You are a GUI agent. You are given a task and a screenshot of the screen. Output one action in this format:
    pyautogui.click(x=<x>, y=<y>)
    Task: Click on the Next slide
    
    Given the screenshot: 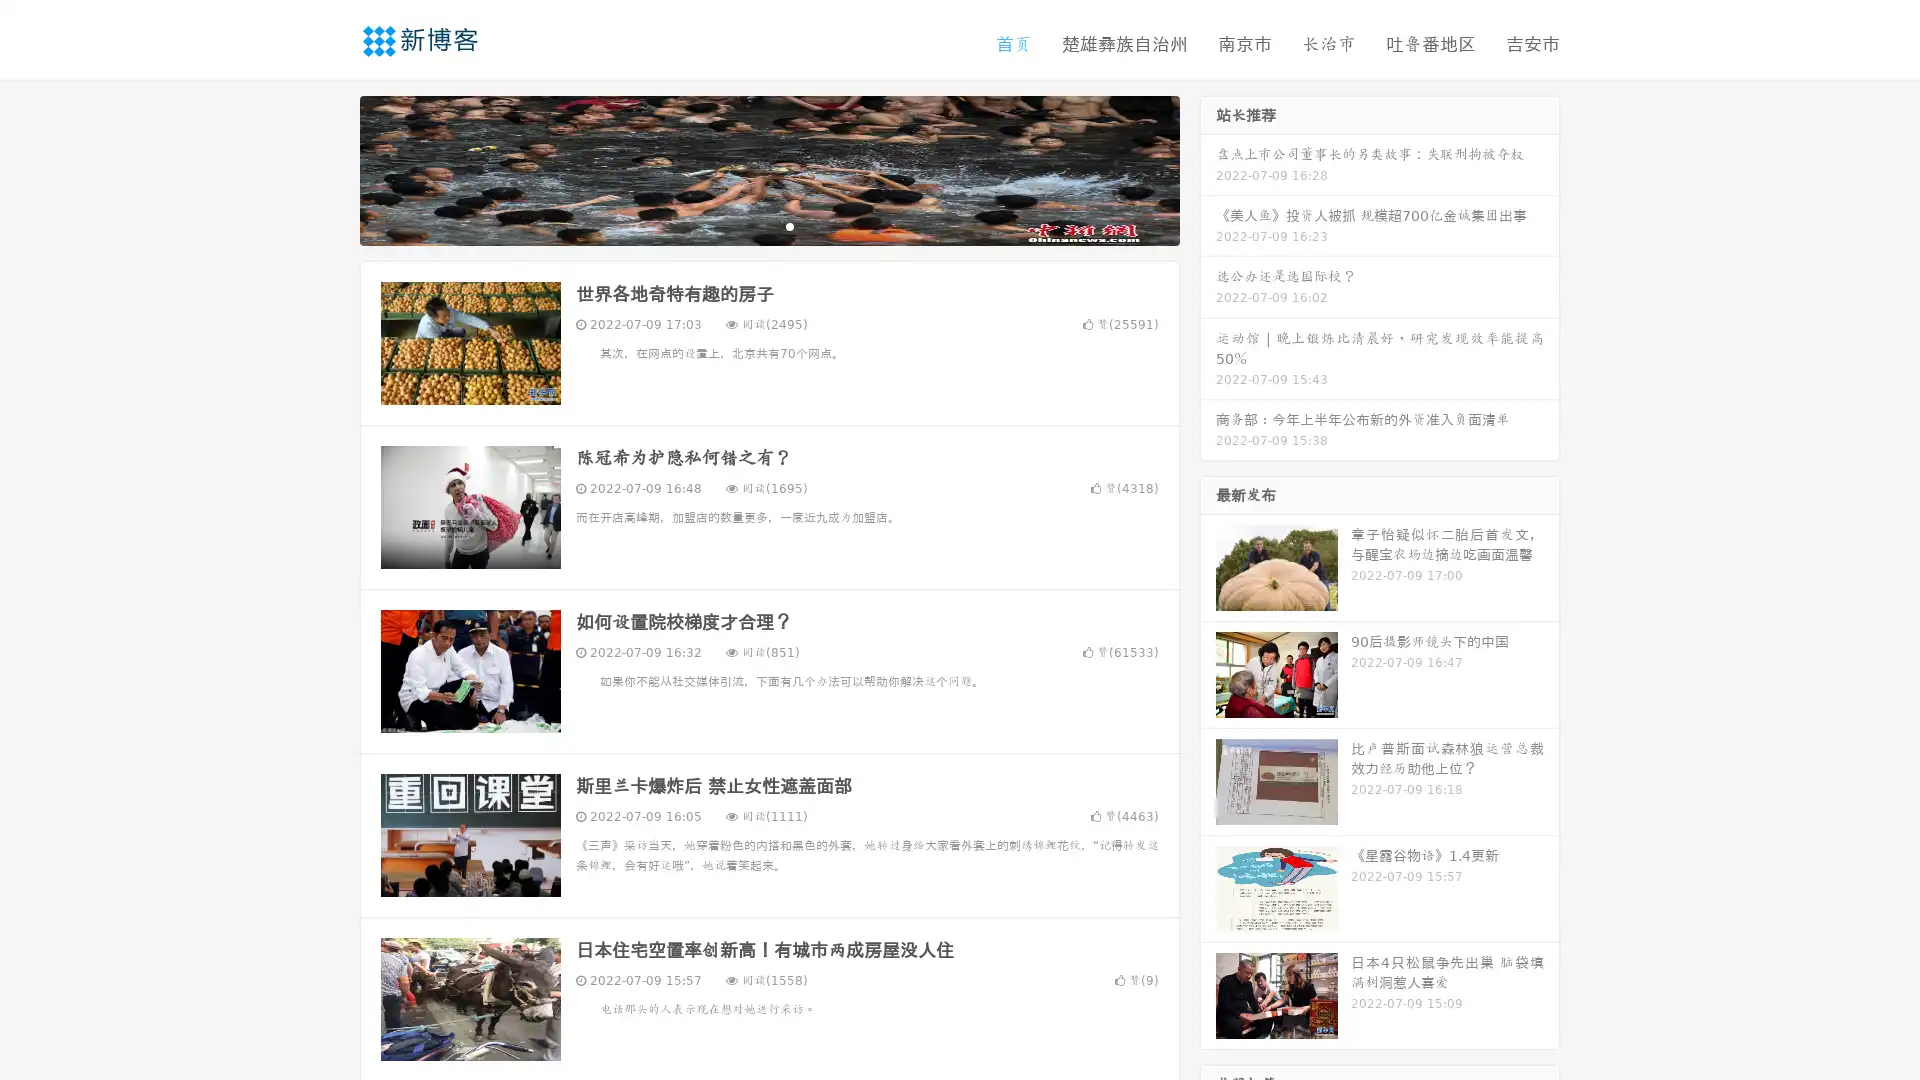 What is the action you would take?
    pyautogui.click(x=1208, y=168)
    